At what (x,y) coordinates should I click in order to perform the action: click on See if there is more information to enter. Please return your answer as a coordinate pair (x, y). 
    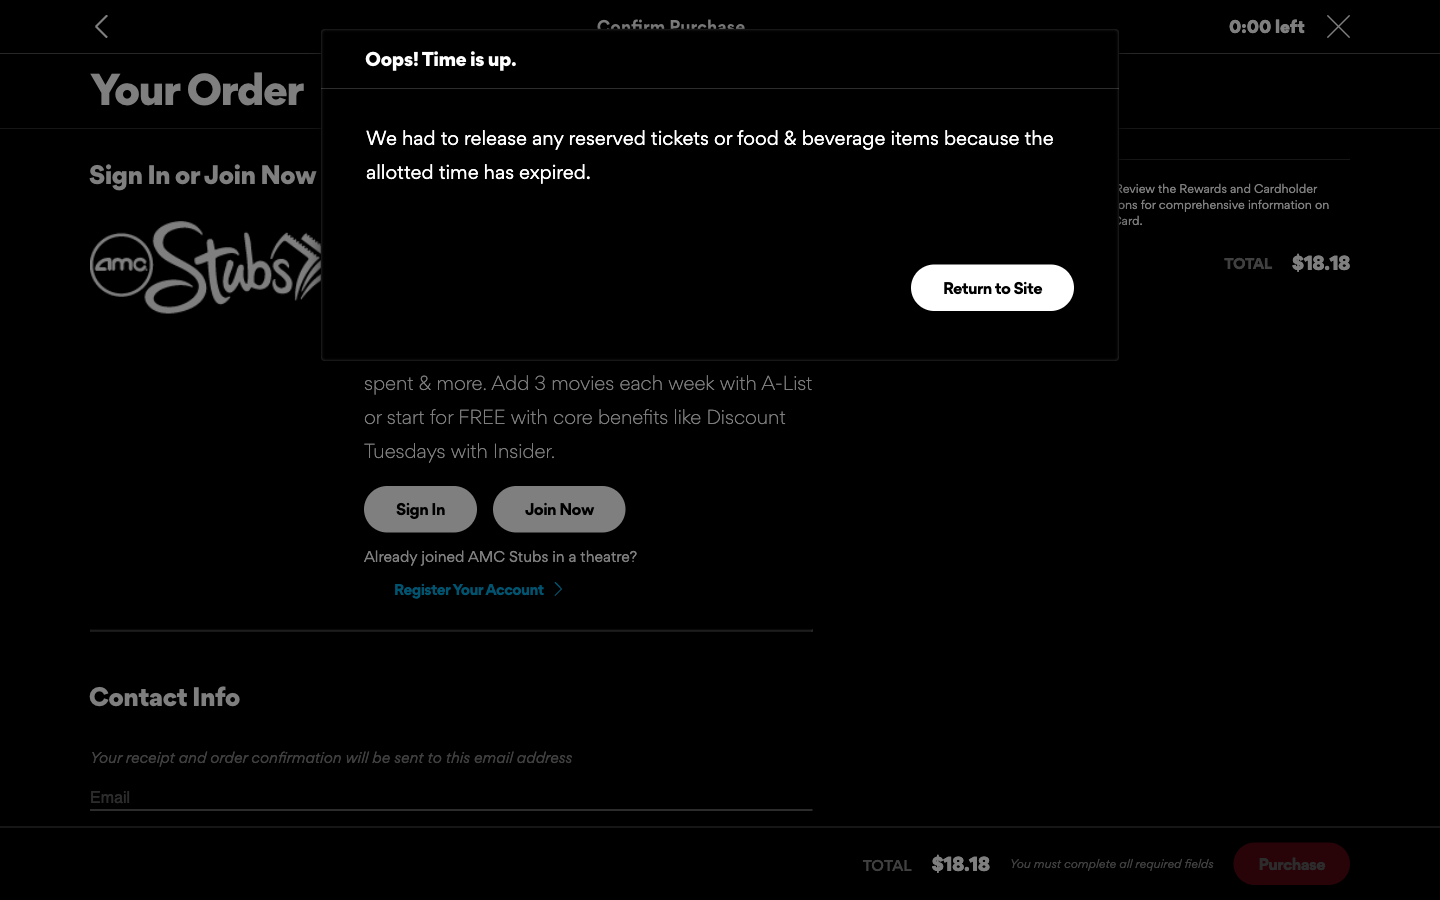
    Looking at the image, I should click on (451, 797).